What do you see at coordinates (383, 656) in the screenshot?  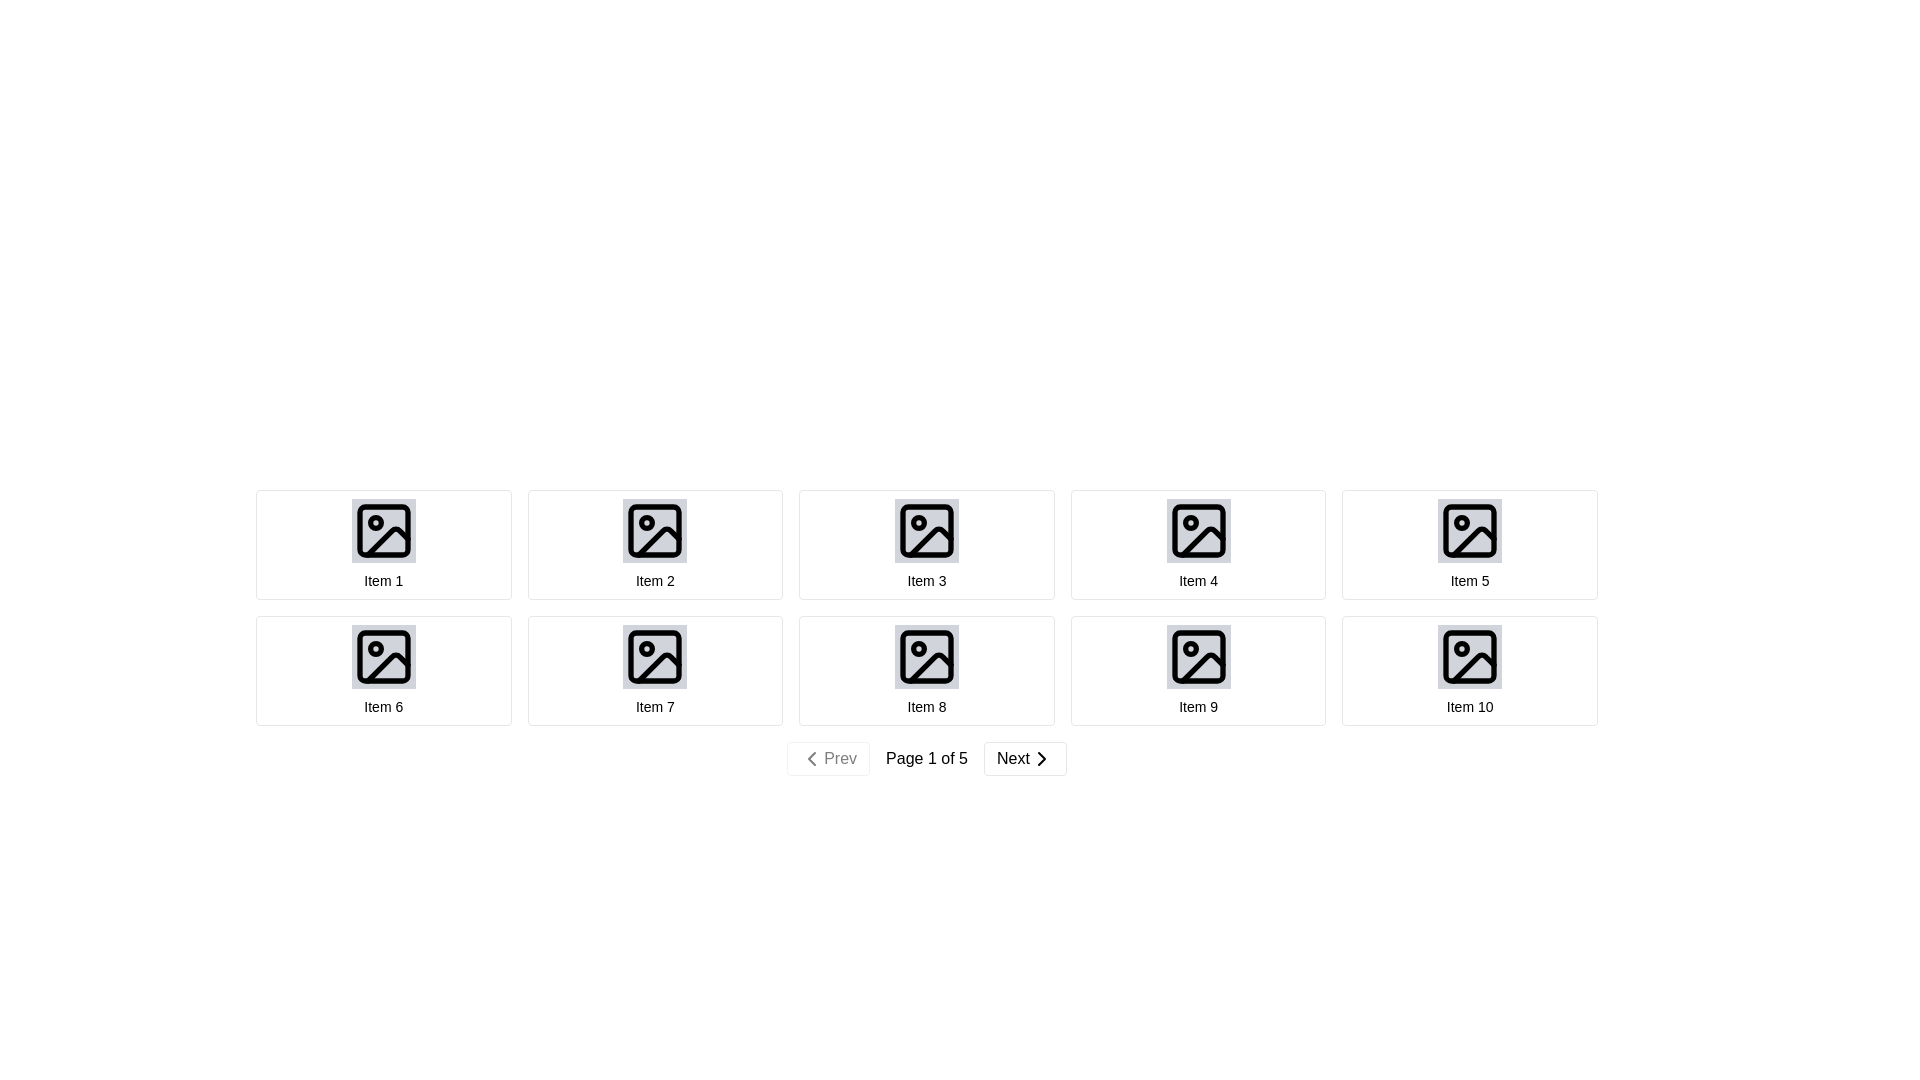 I see `the icon resembling a picture frame with a circular and polygonal shape inside it, located in the 'Item 6' cell of the grid layout` at bounding box center [383, 656].